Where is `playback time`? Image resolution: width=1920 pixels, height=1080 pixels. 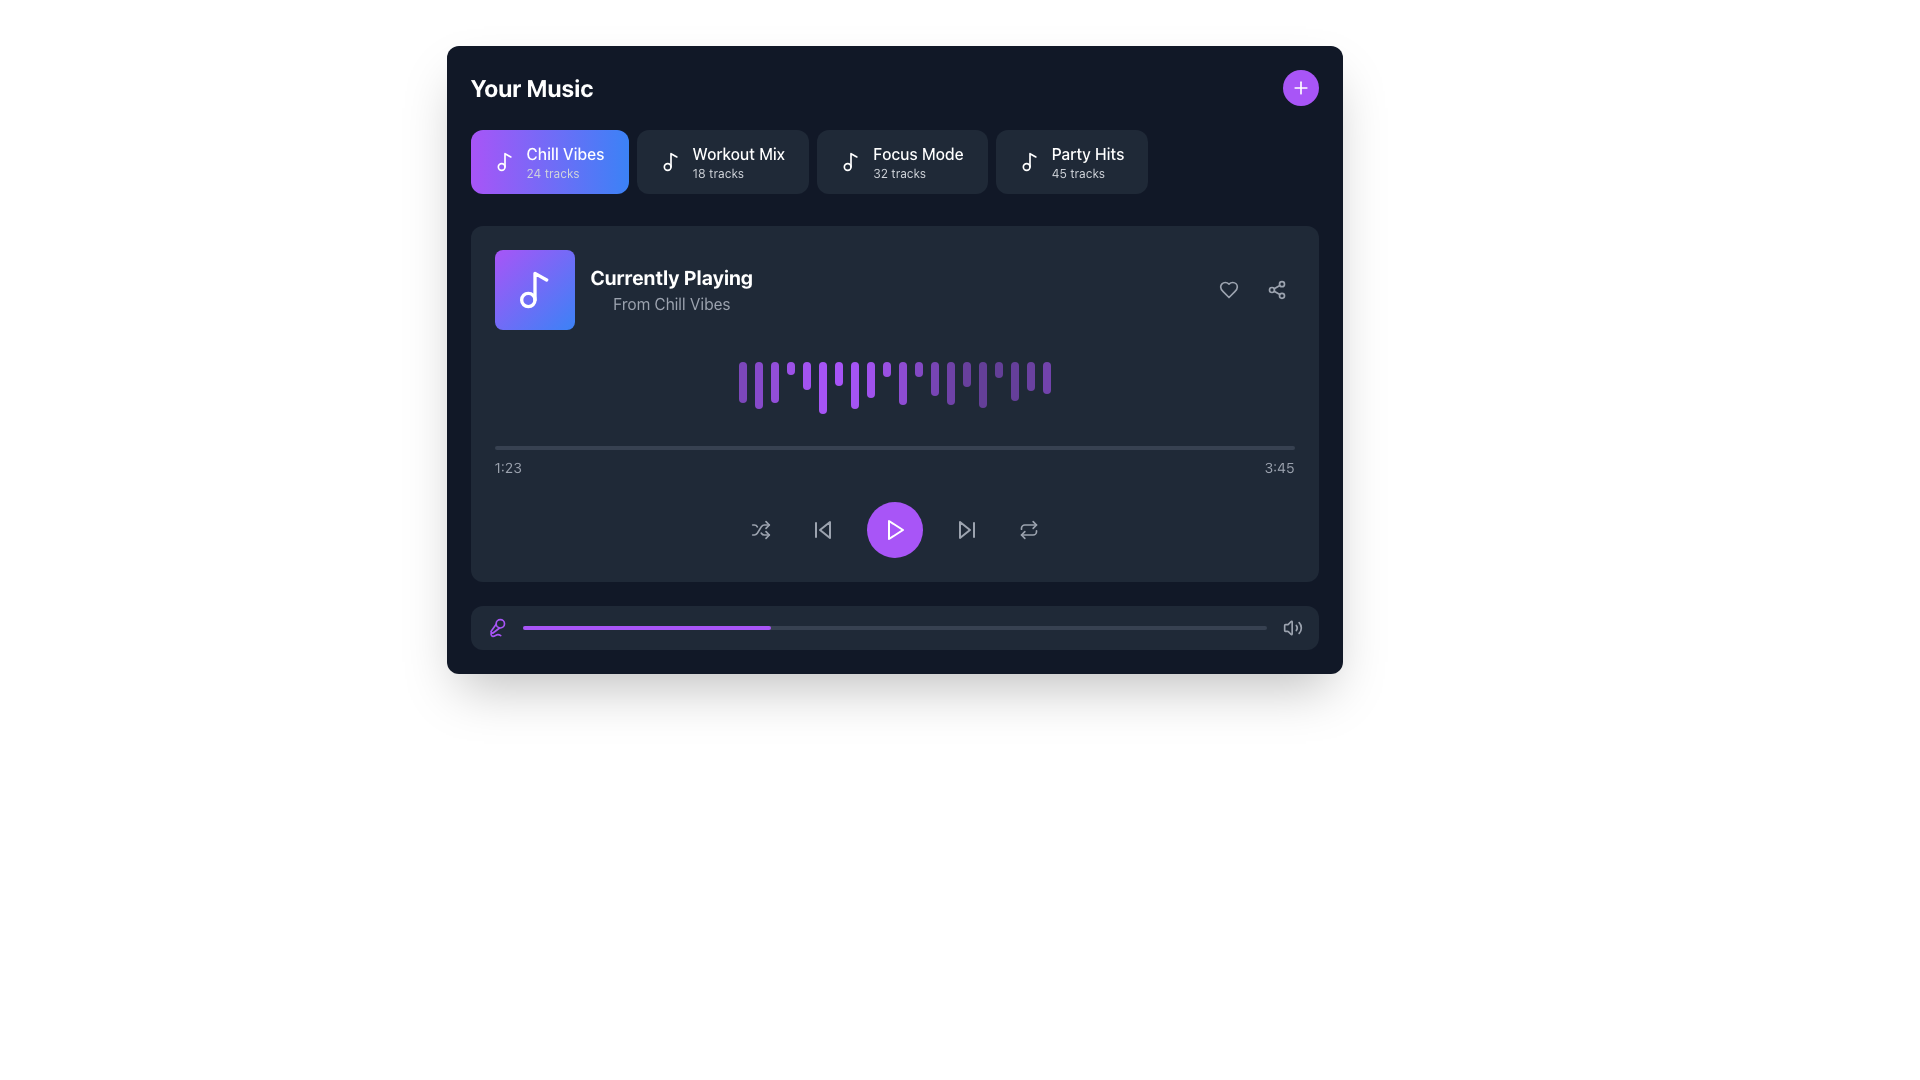 playback time is located at coordinates (774, 447).